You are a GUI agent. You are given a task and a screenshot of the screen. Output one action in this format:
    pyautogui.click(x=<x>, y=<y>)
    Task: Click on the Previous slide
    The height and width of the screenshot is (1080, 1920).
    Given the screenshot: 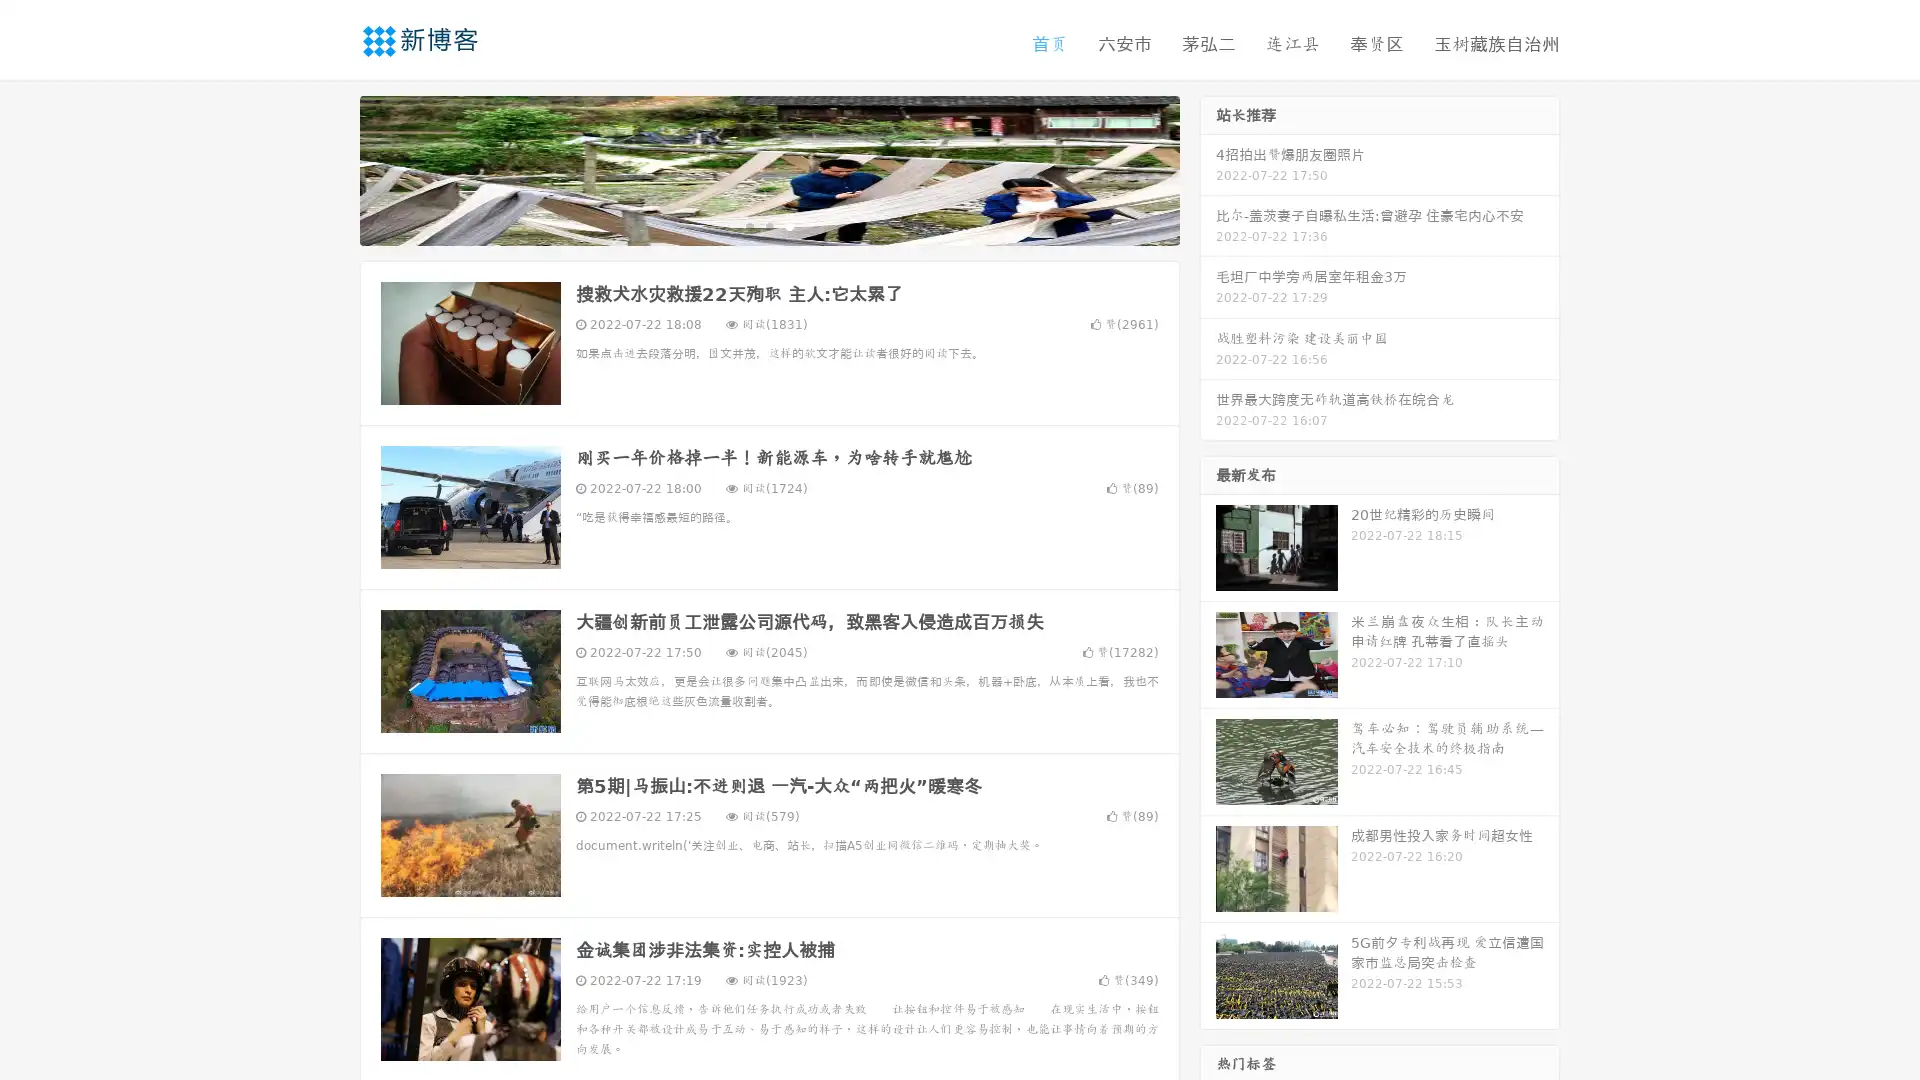 What is the action you would take?
    pyautogui.click(x=330, y=168)
    